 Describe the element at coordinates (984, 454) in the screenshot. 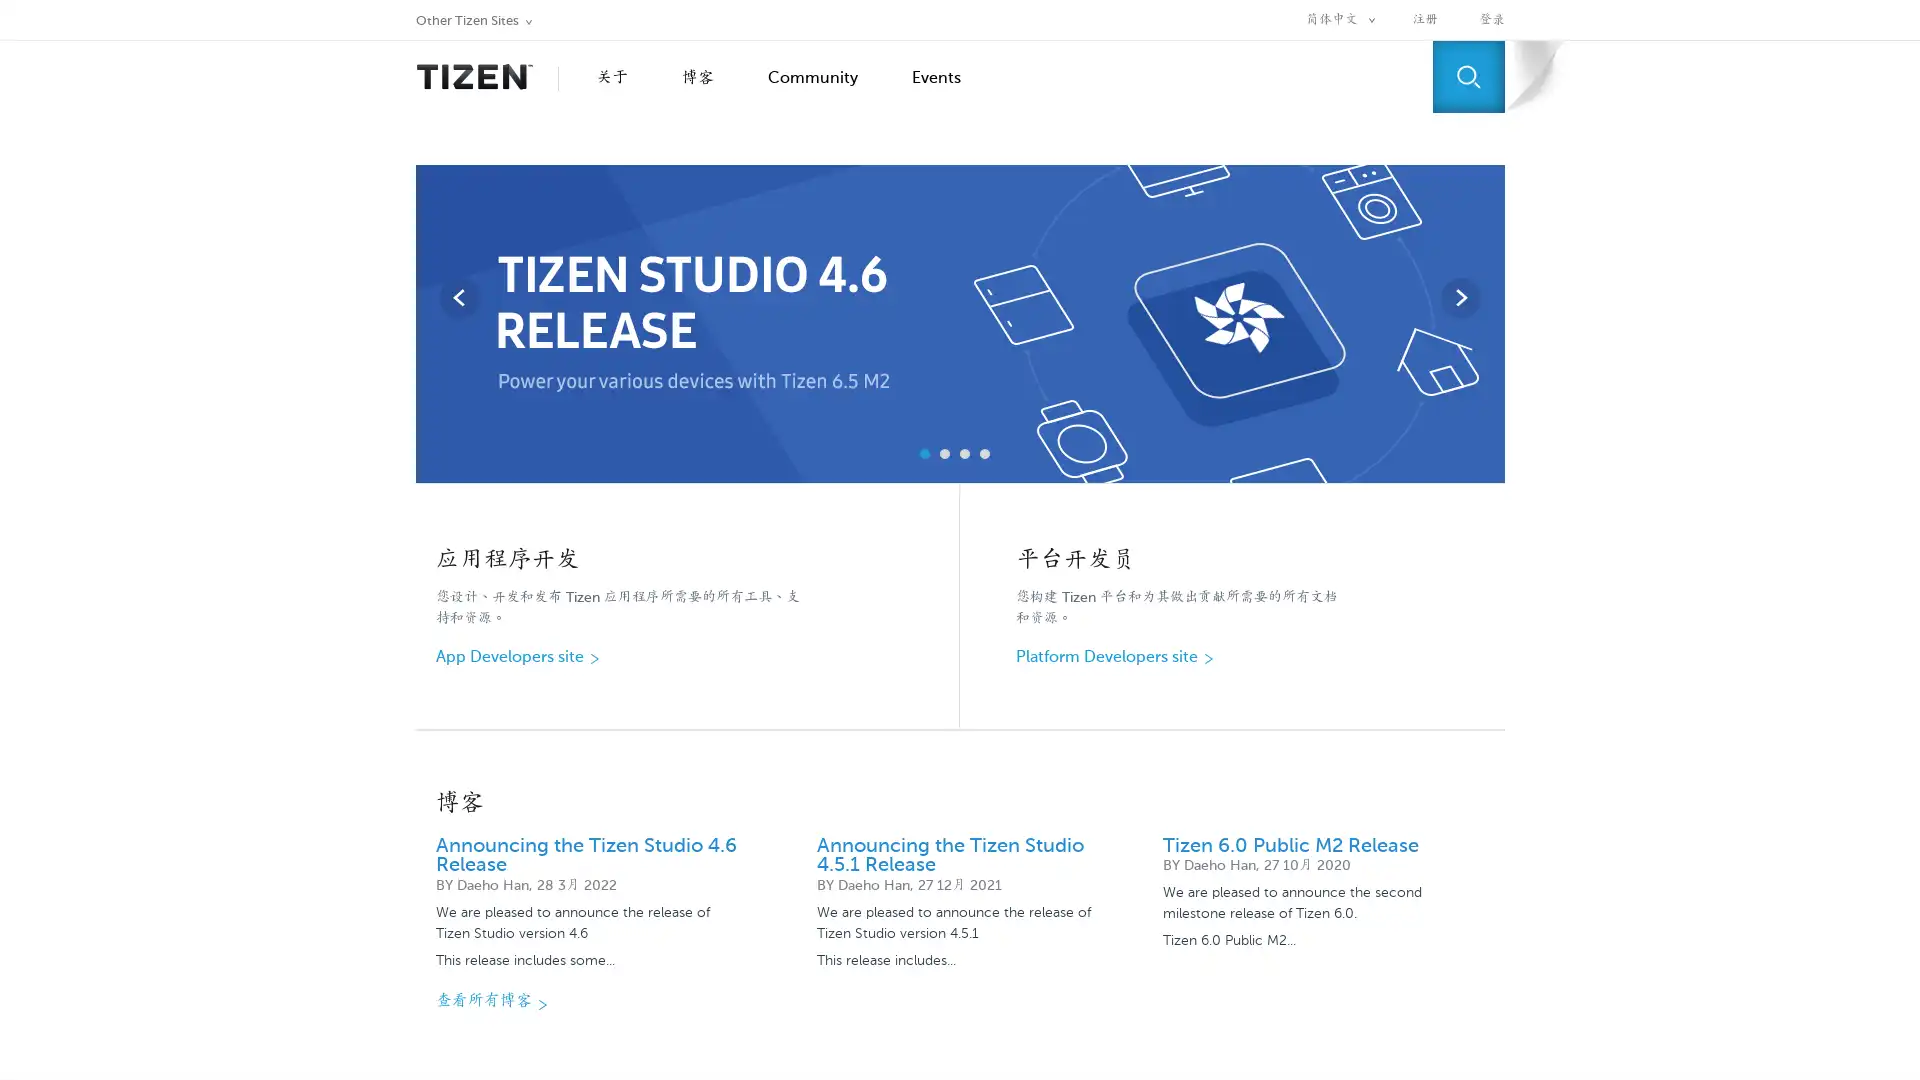

I see `4` at that location.